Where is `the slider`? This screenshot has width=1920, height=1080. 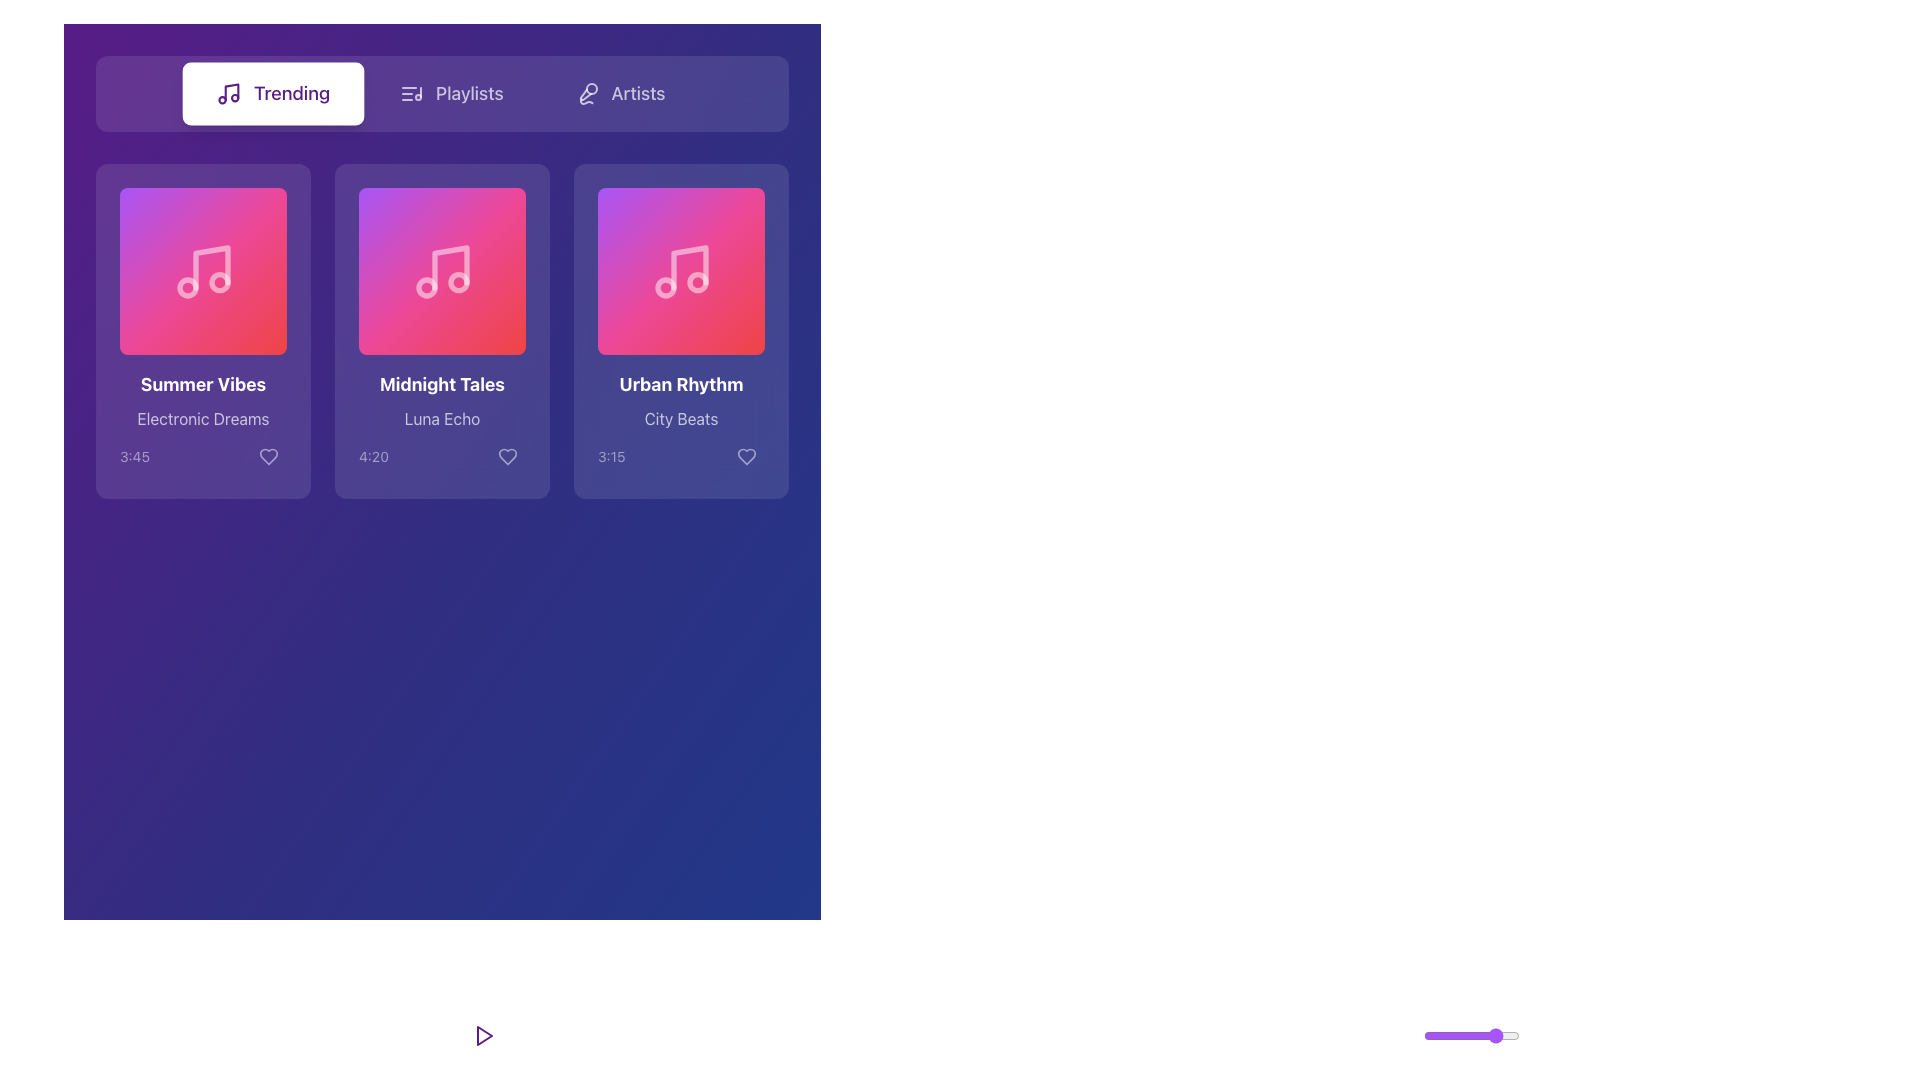 the slider is located at coordinates (1441, 1035).